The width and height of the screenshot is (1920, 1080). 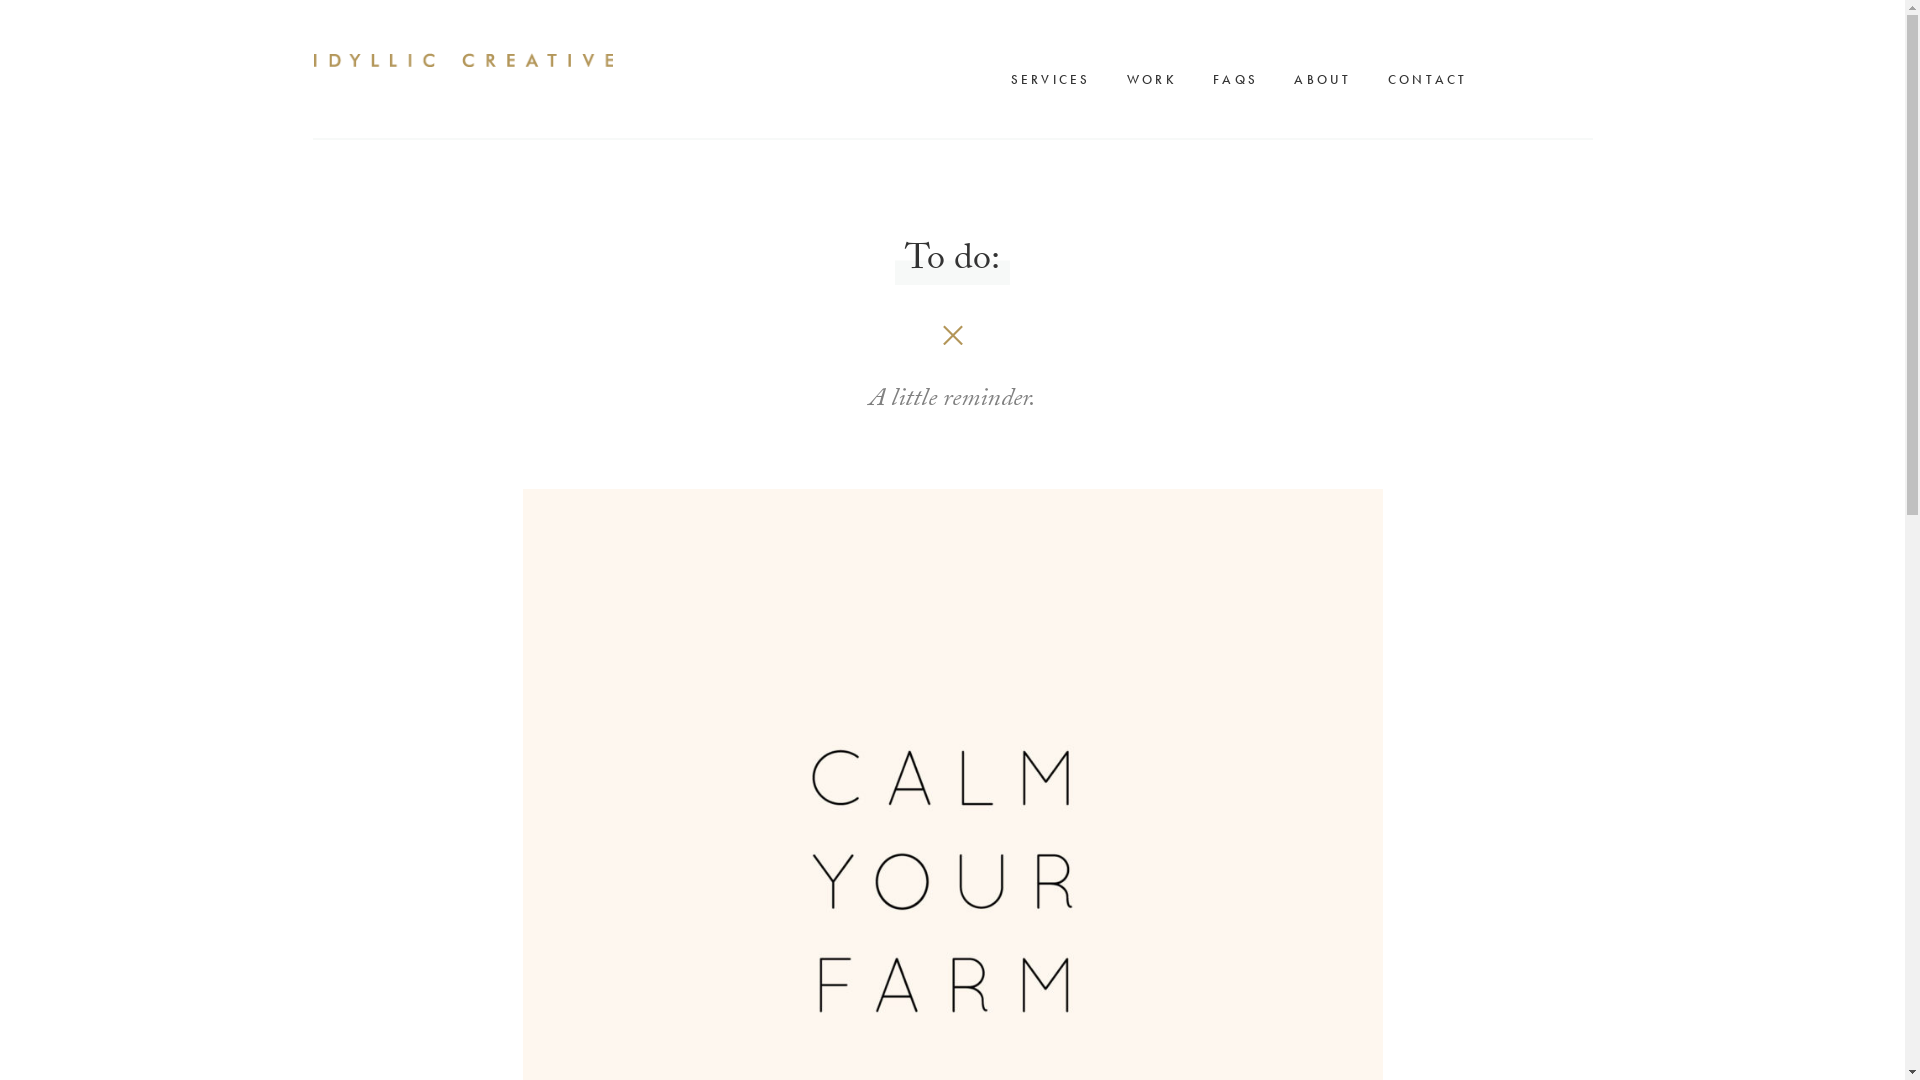 What do you see at coordinates (460, 59) in the screenshot?
I see `'Idyllic Creative'` at bounding box center [460, 59].